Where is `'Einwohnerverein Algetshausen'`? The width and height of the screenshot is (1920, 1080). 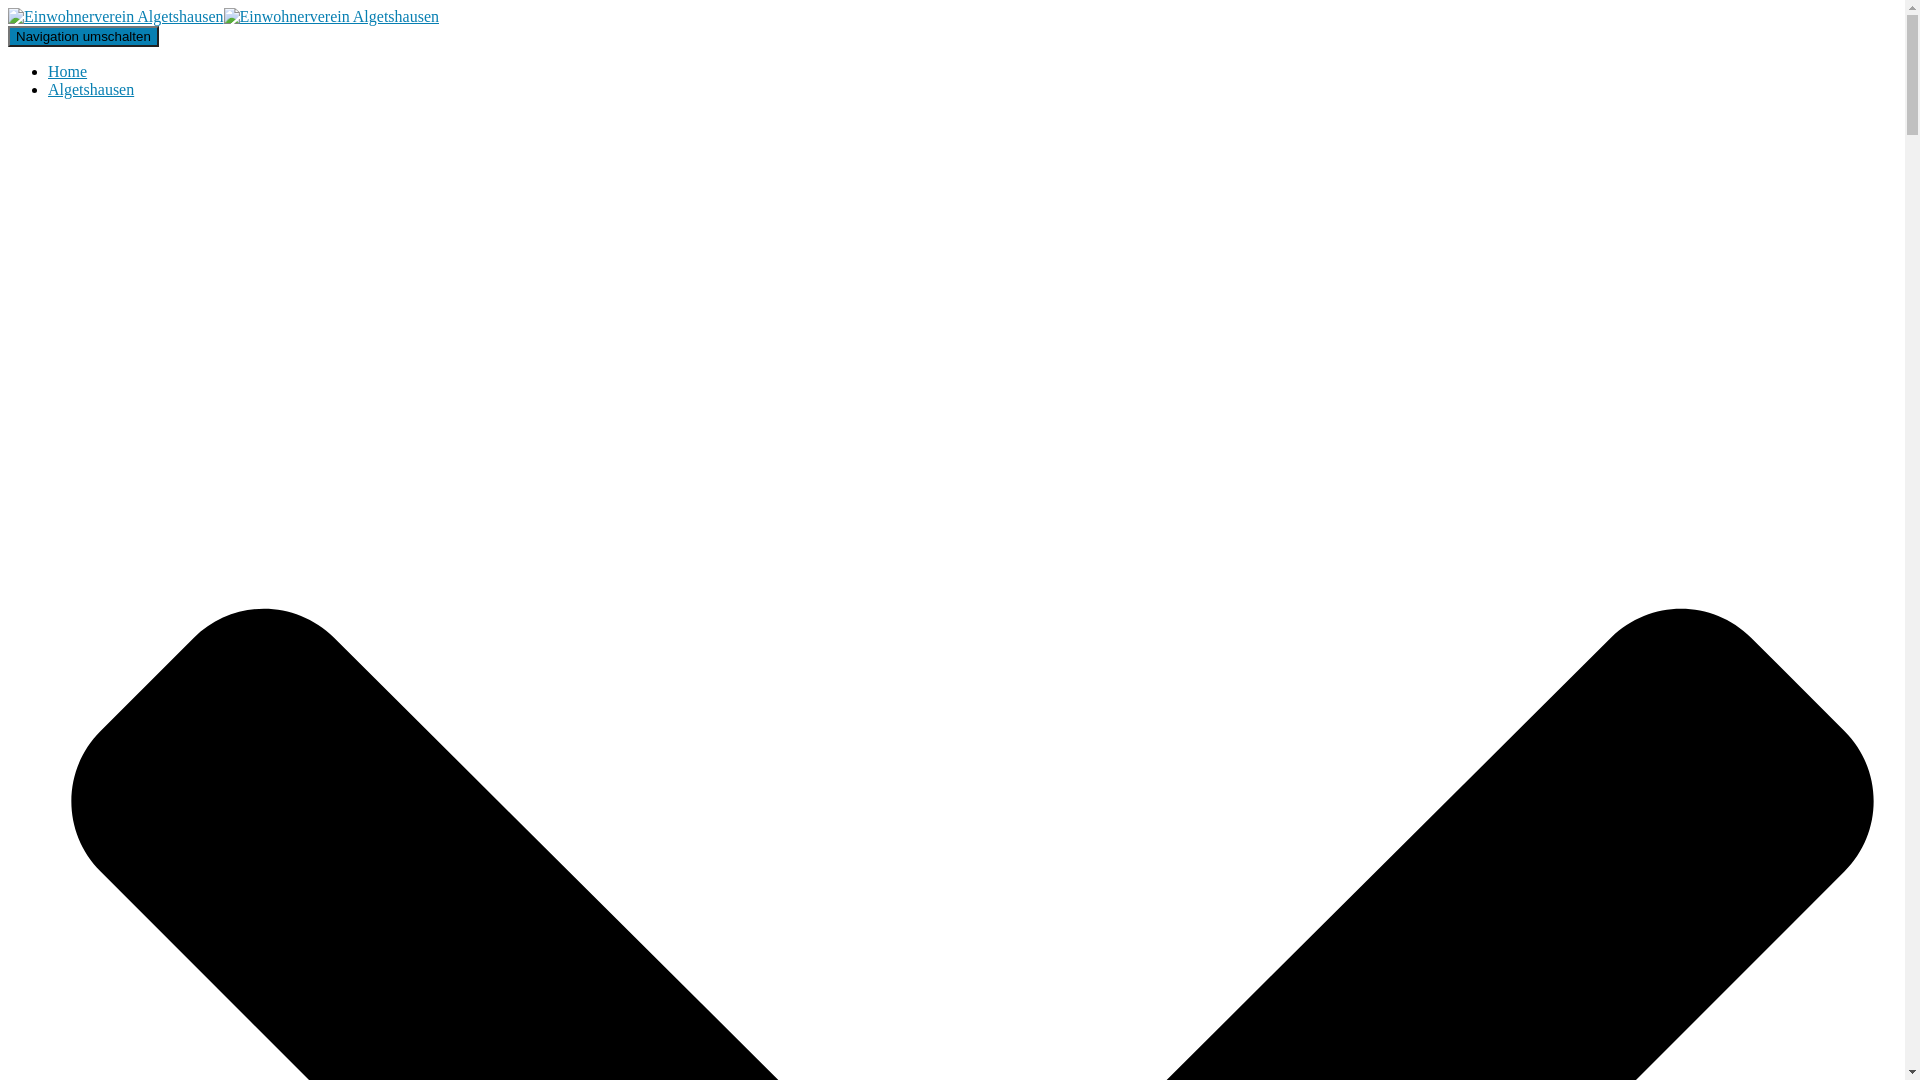
'Einwohnerverein Algetshausen' is located at coordinates (223, 16).